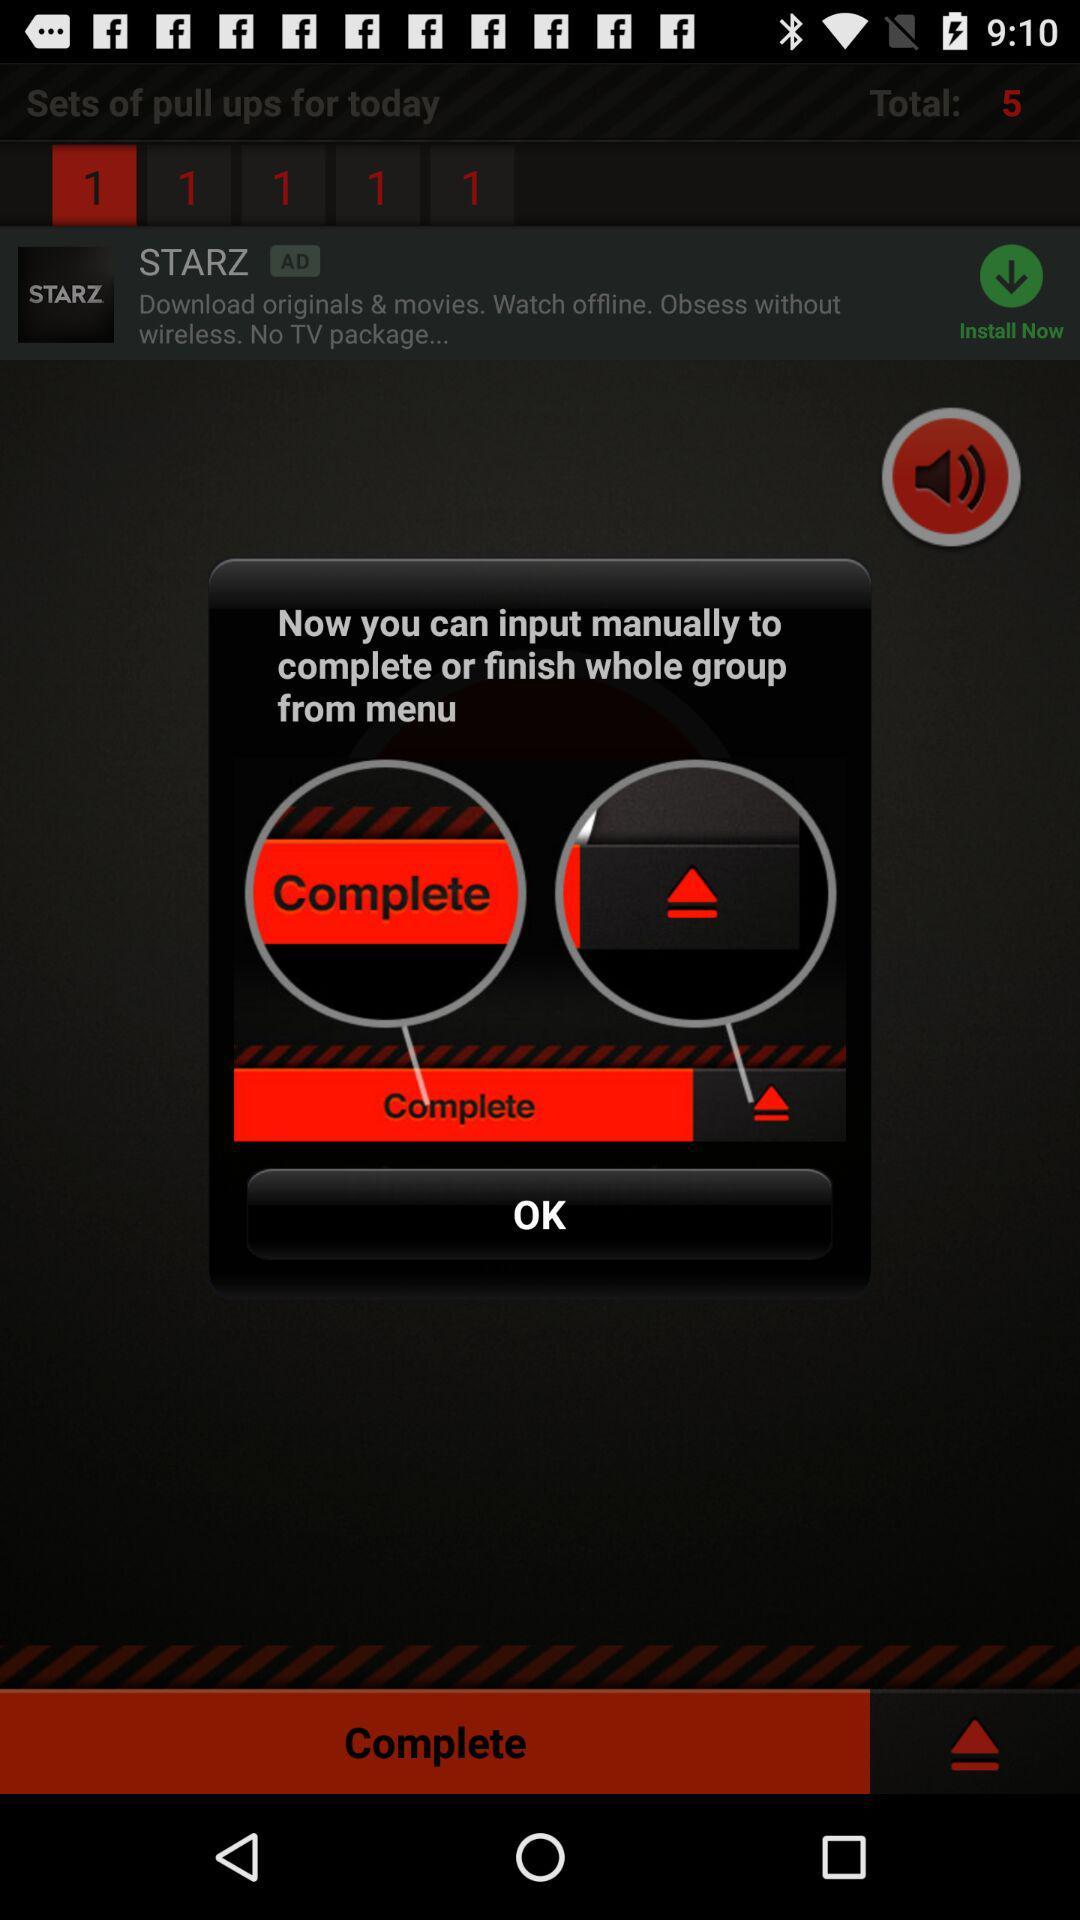  What do you see at coordinates (538, 1212) in the screenshot?
I see `the ok item` at bounding box center [538, 1212].